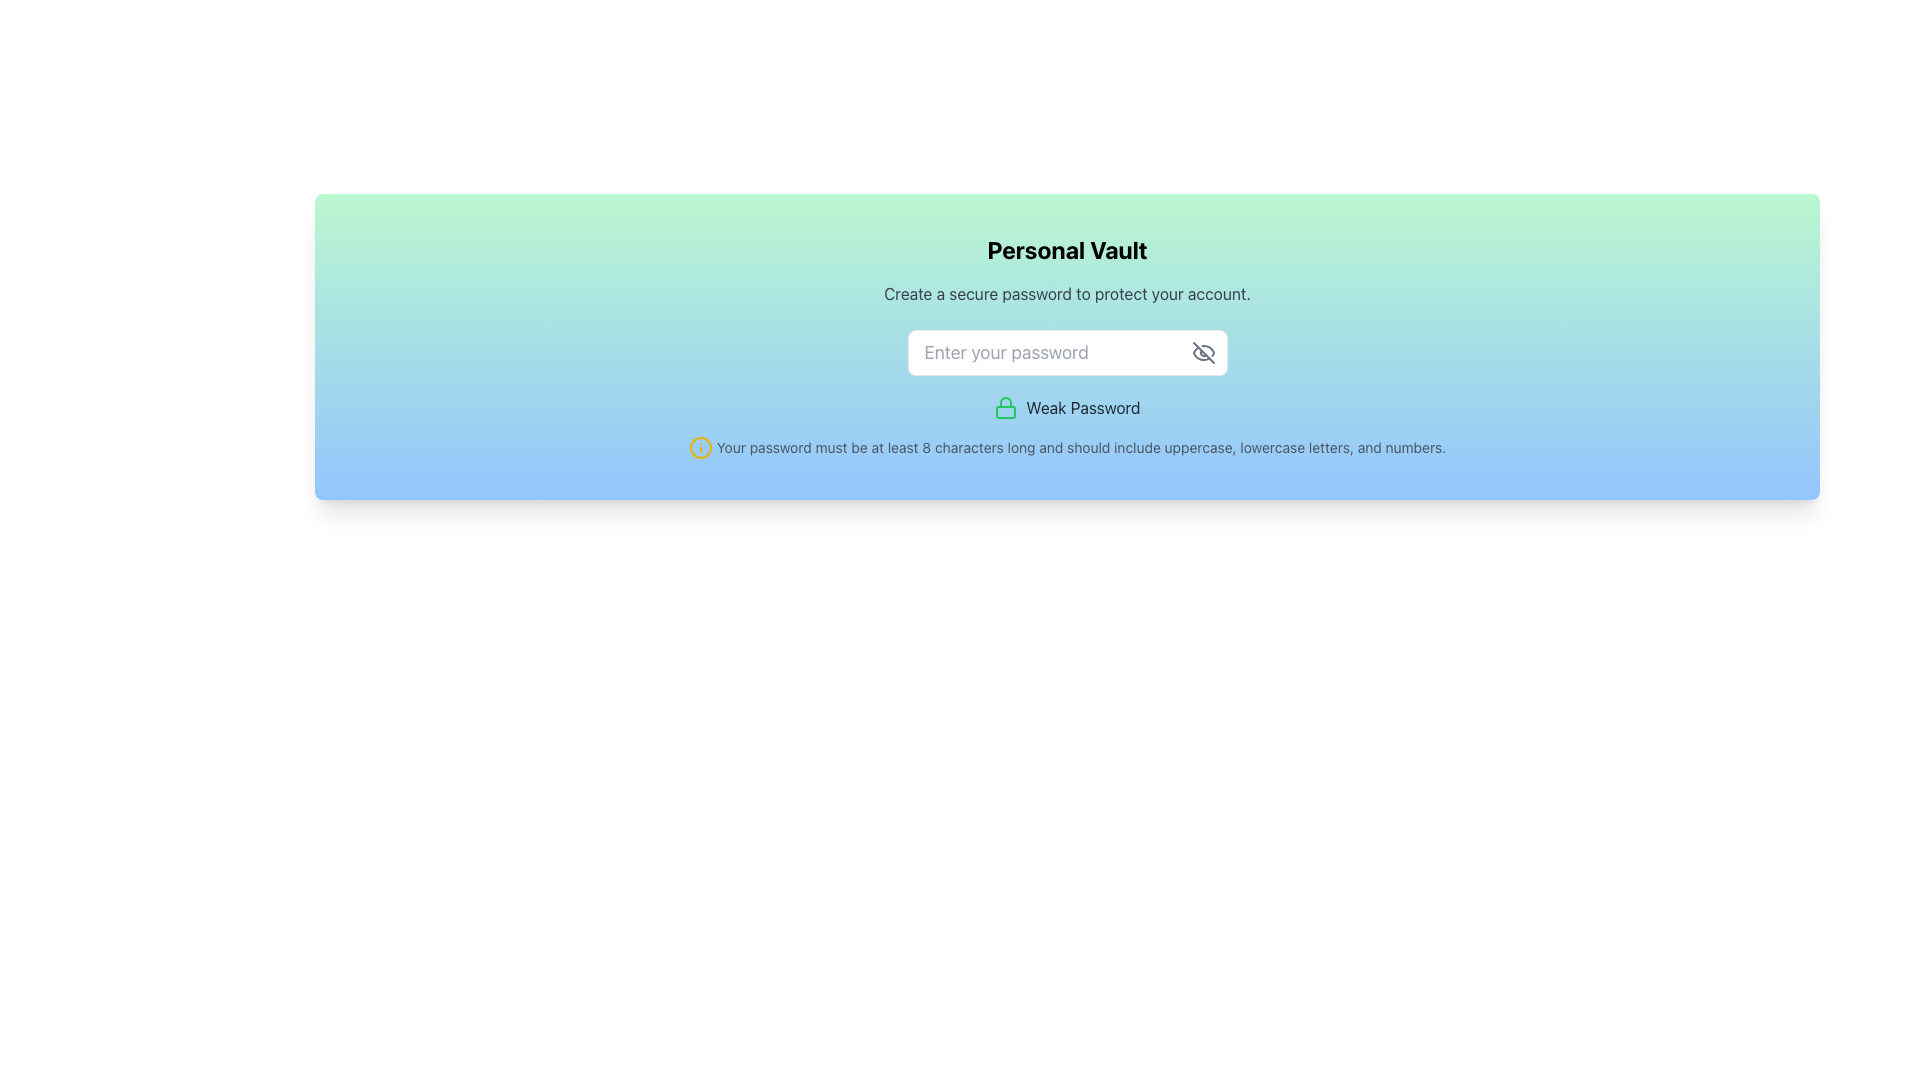 The height and width of the screenshot is (1080, 1920). What do you see at coordinates (700, 446) in the screenshot?
I see `the yellow outlined SVG Circle with a diameter of 20 pixels located at the bottom left of the password guidance text field to observe its tooltip if one appears` at bounding box center [700, 446].